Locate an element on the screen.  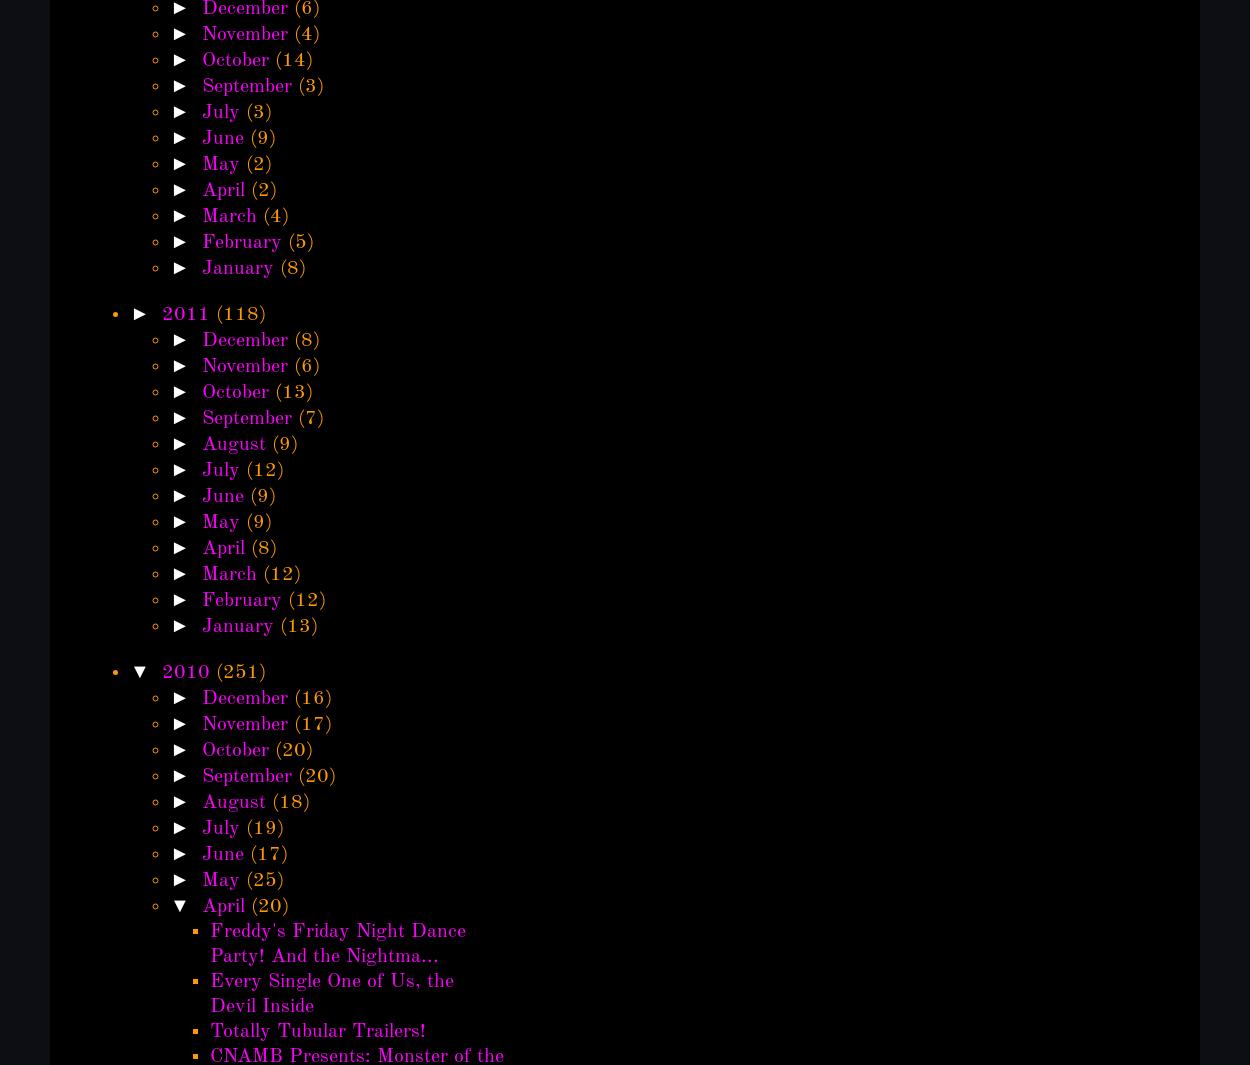
'(7)' is located at coordinates (310, 417).